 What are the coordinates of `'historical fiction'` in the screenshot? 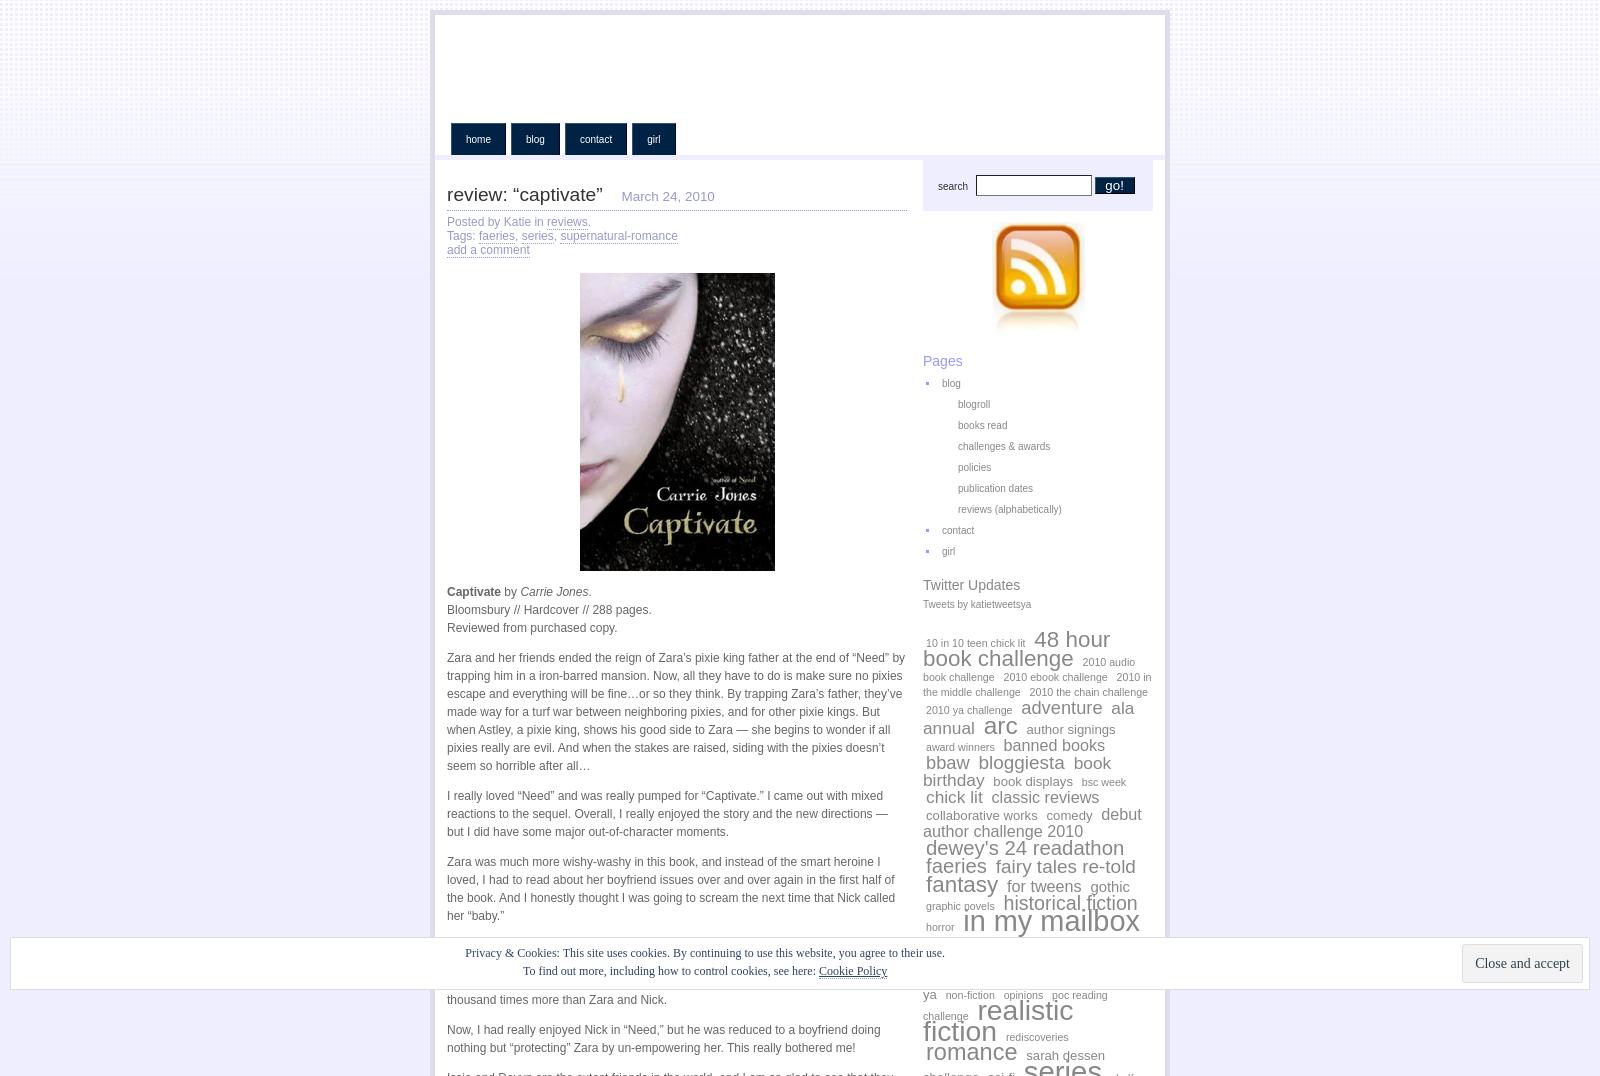 It's located at (1069, 901).